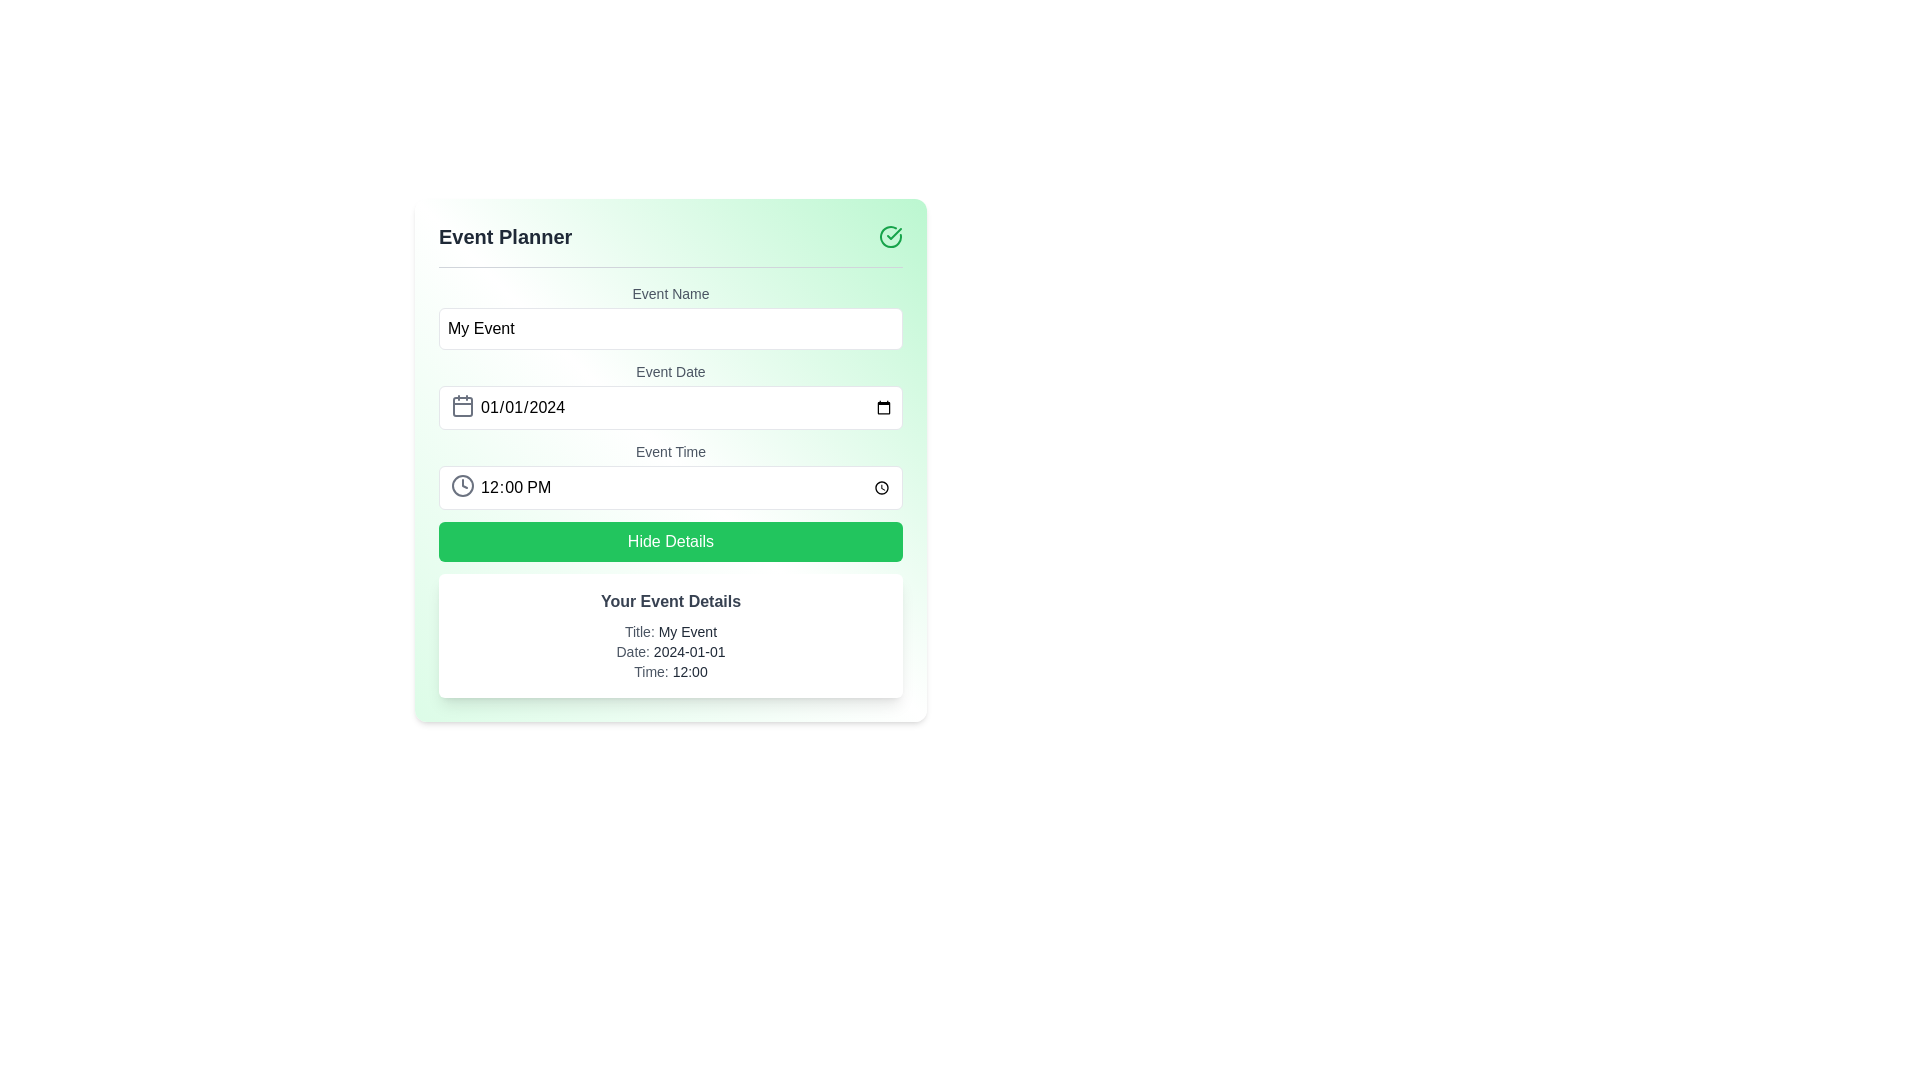  What do you see at coordinates (890, 235) in the screenshot?
I see `the green checkmark SVG icon in the top-right corner of the 'Event Planner' panel, adjacent to the panel's title text 'Event Planner'` at bounding box center [890, 235].